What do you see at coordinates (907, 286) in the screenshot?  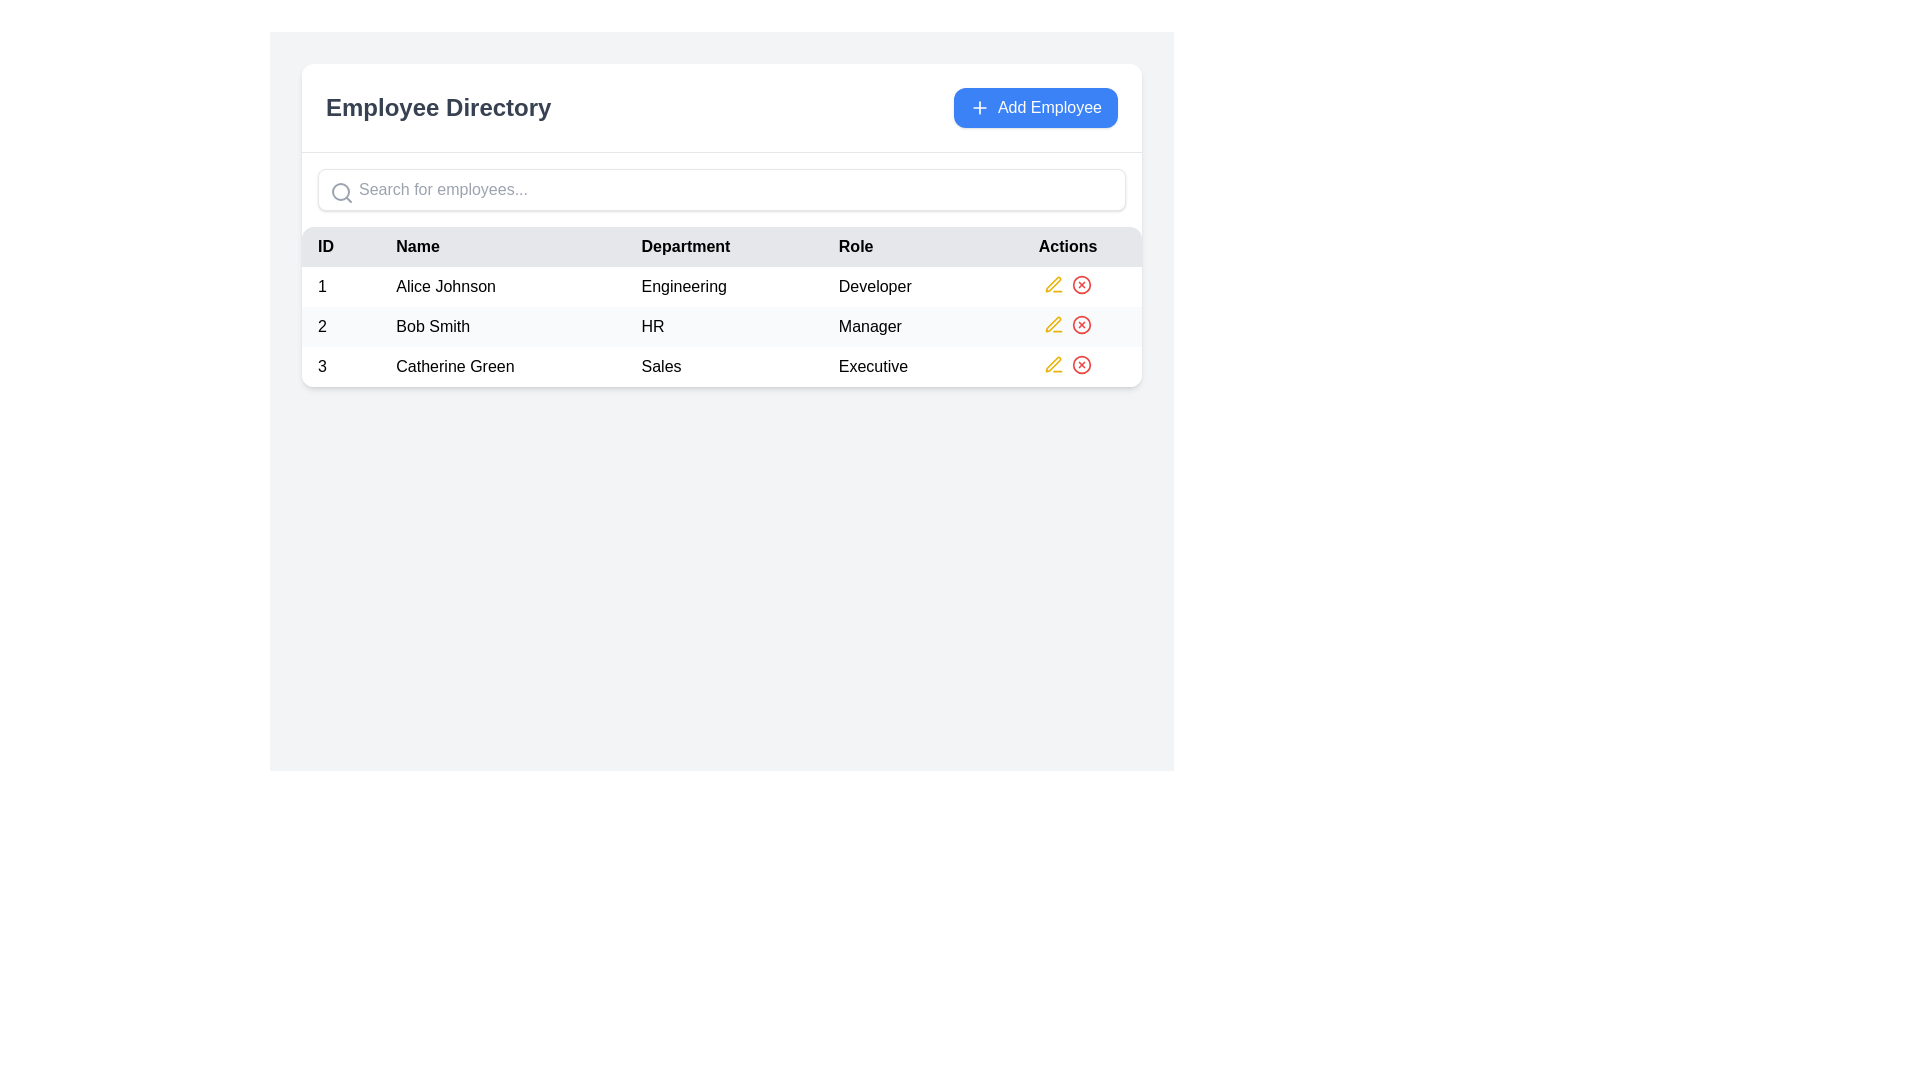 I see `the static text label indicating the role of 'Alice Johnson' in the 'Engineering' department, located in the 'Role' column of the first row of the table` at bounding box center [907, 286].